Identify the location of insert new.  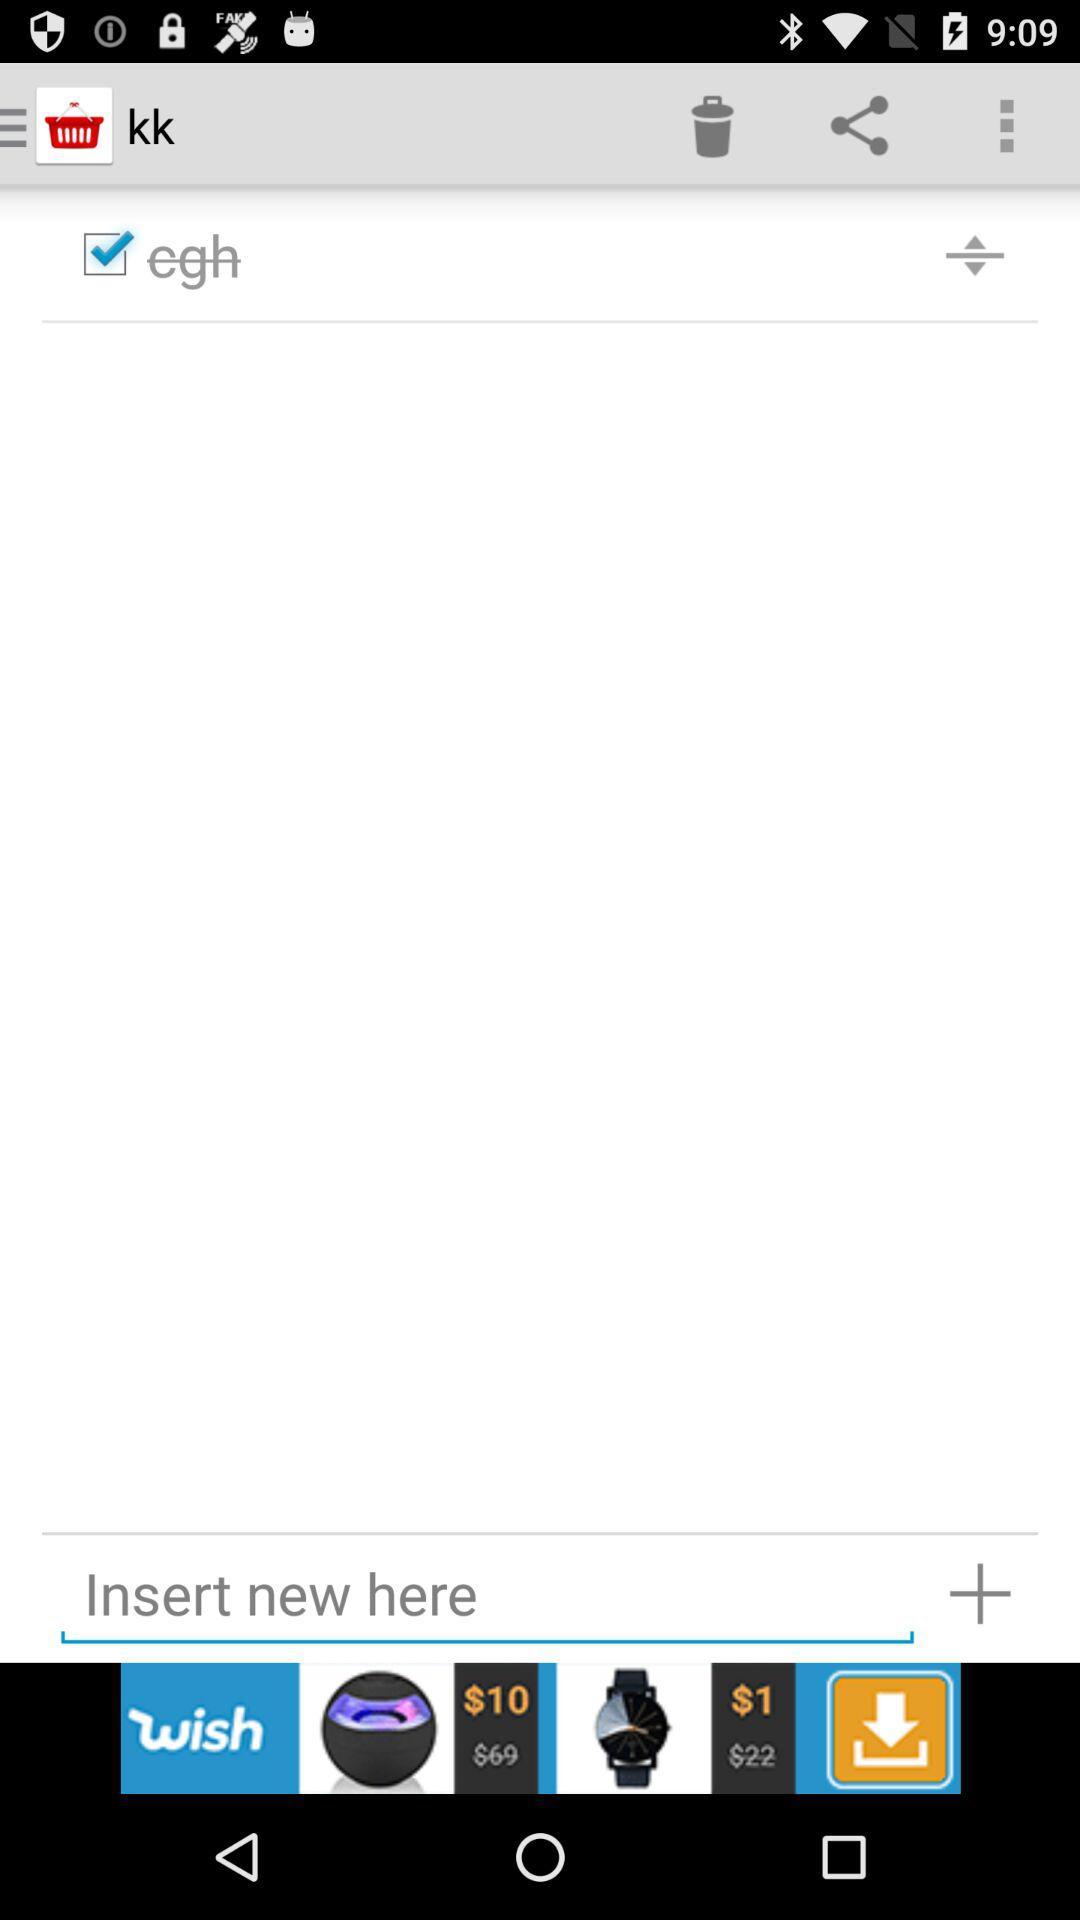
(979, 1592).